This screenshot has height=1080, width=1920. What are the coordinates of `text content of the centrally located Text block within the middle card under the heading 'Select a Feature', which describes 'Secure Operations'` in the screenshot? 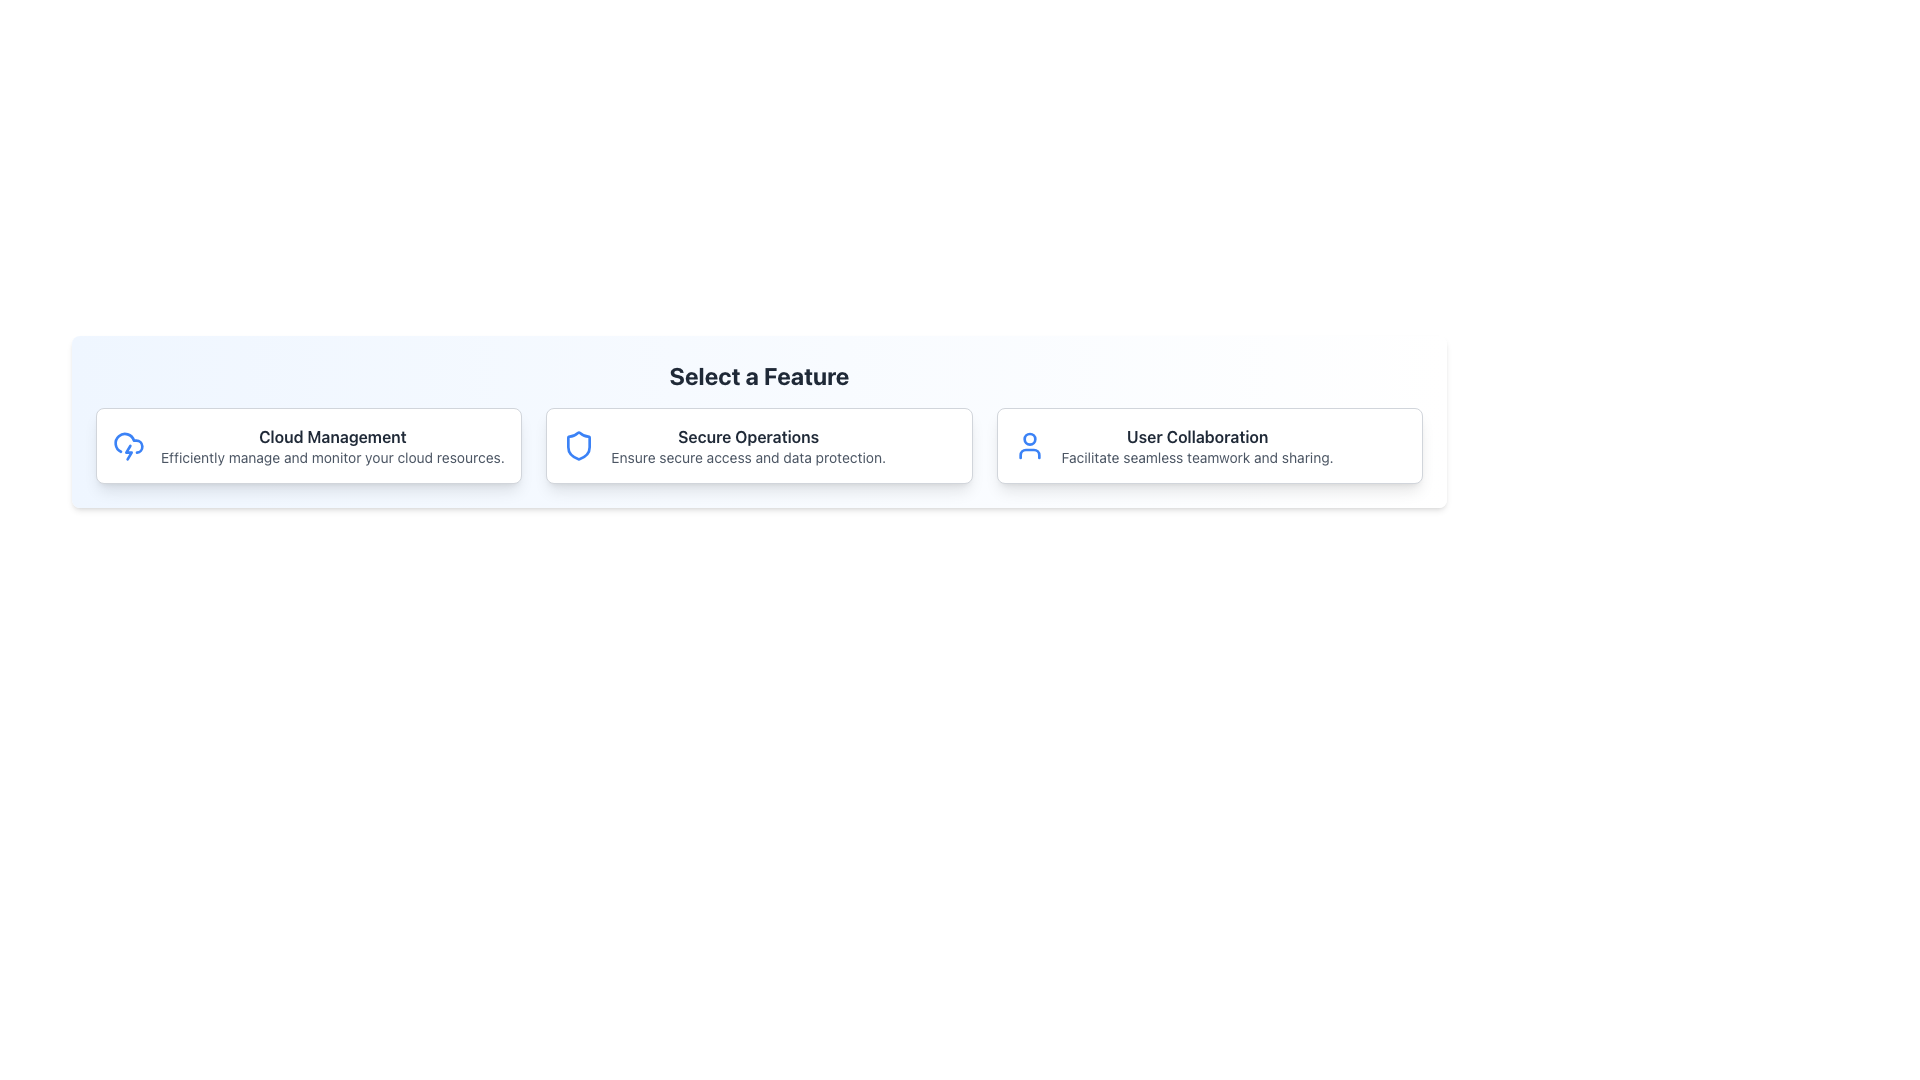 It's located at (747, 444).